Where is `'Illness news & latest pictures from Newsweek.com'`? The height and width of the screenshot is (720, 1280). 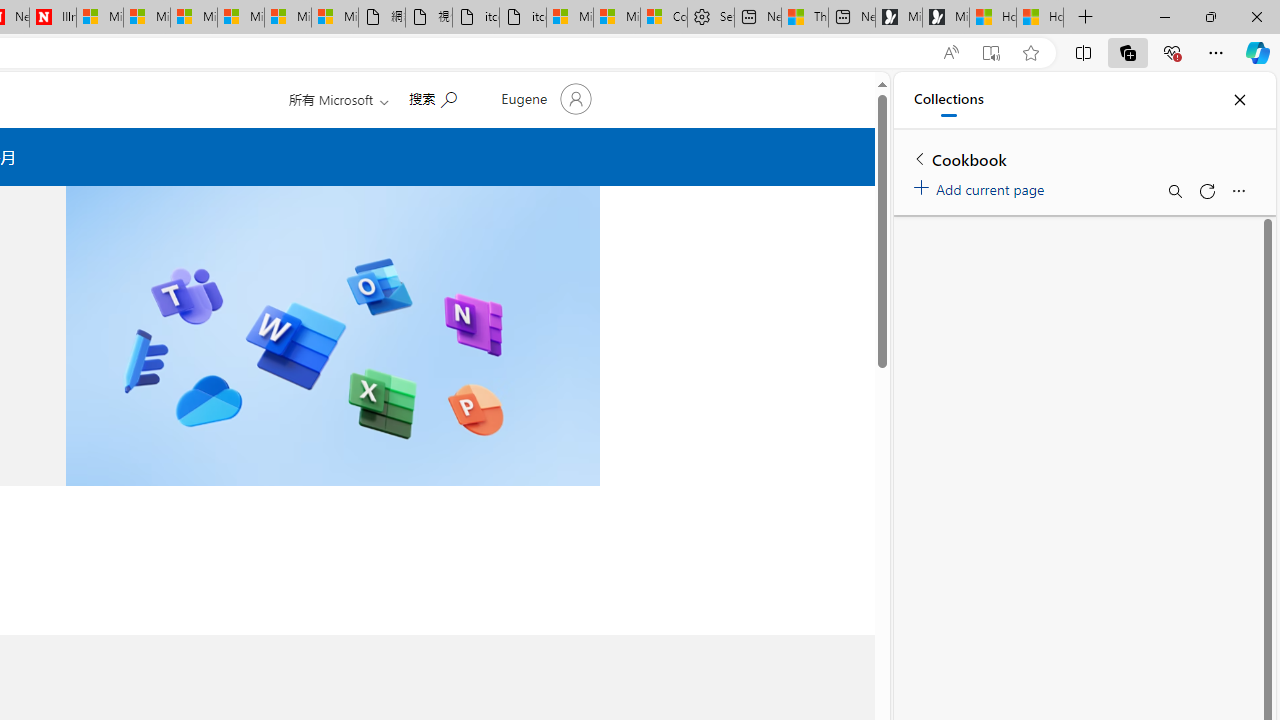 'Illness news & latest pictures from Newsweek.com' is located at coordinates (52, 17).